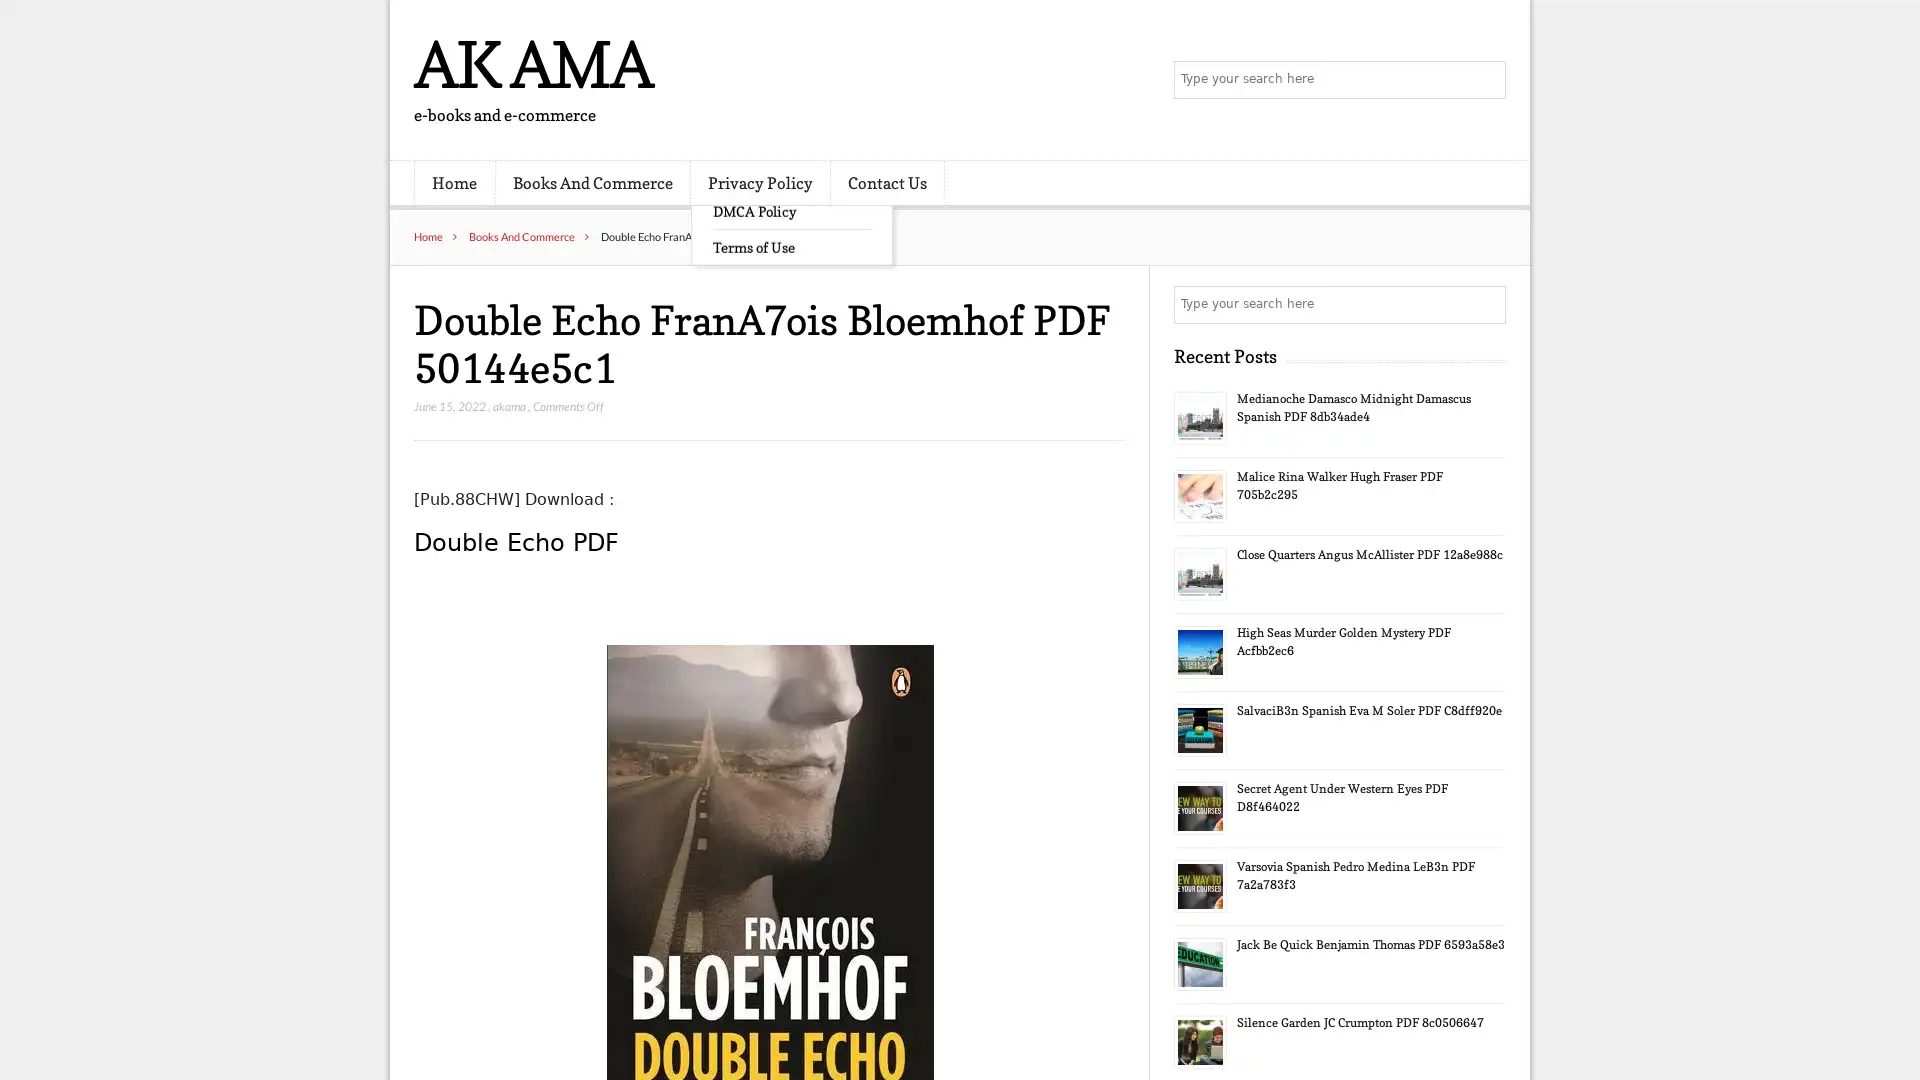 The image size is (1920, 1080). Describe the element at coordinates (1485, 304) in the screenshot. I see `Search` at that location.